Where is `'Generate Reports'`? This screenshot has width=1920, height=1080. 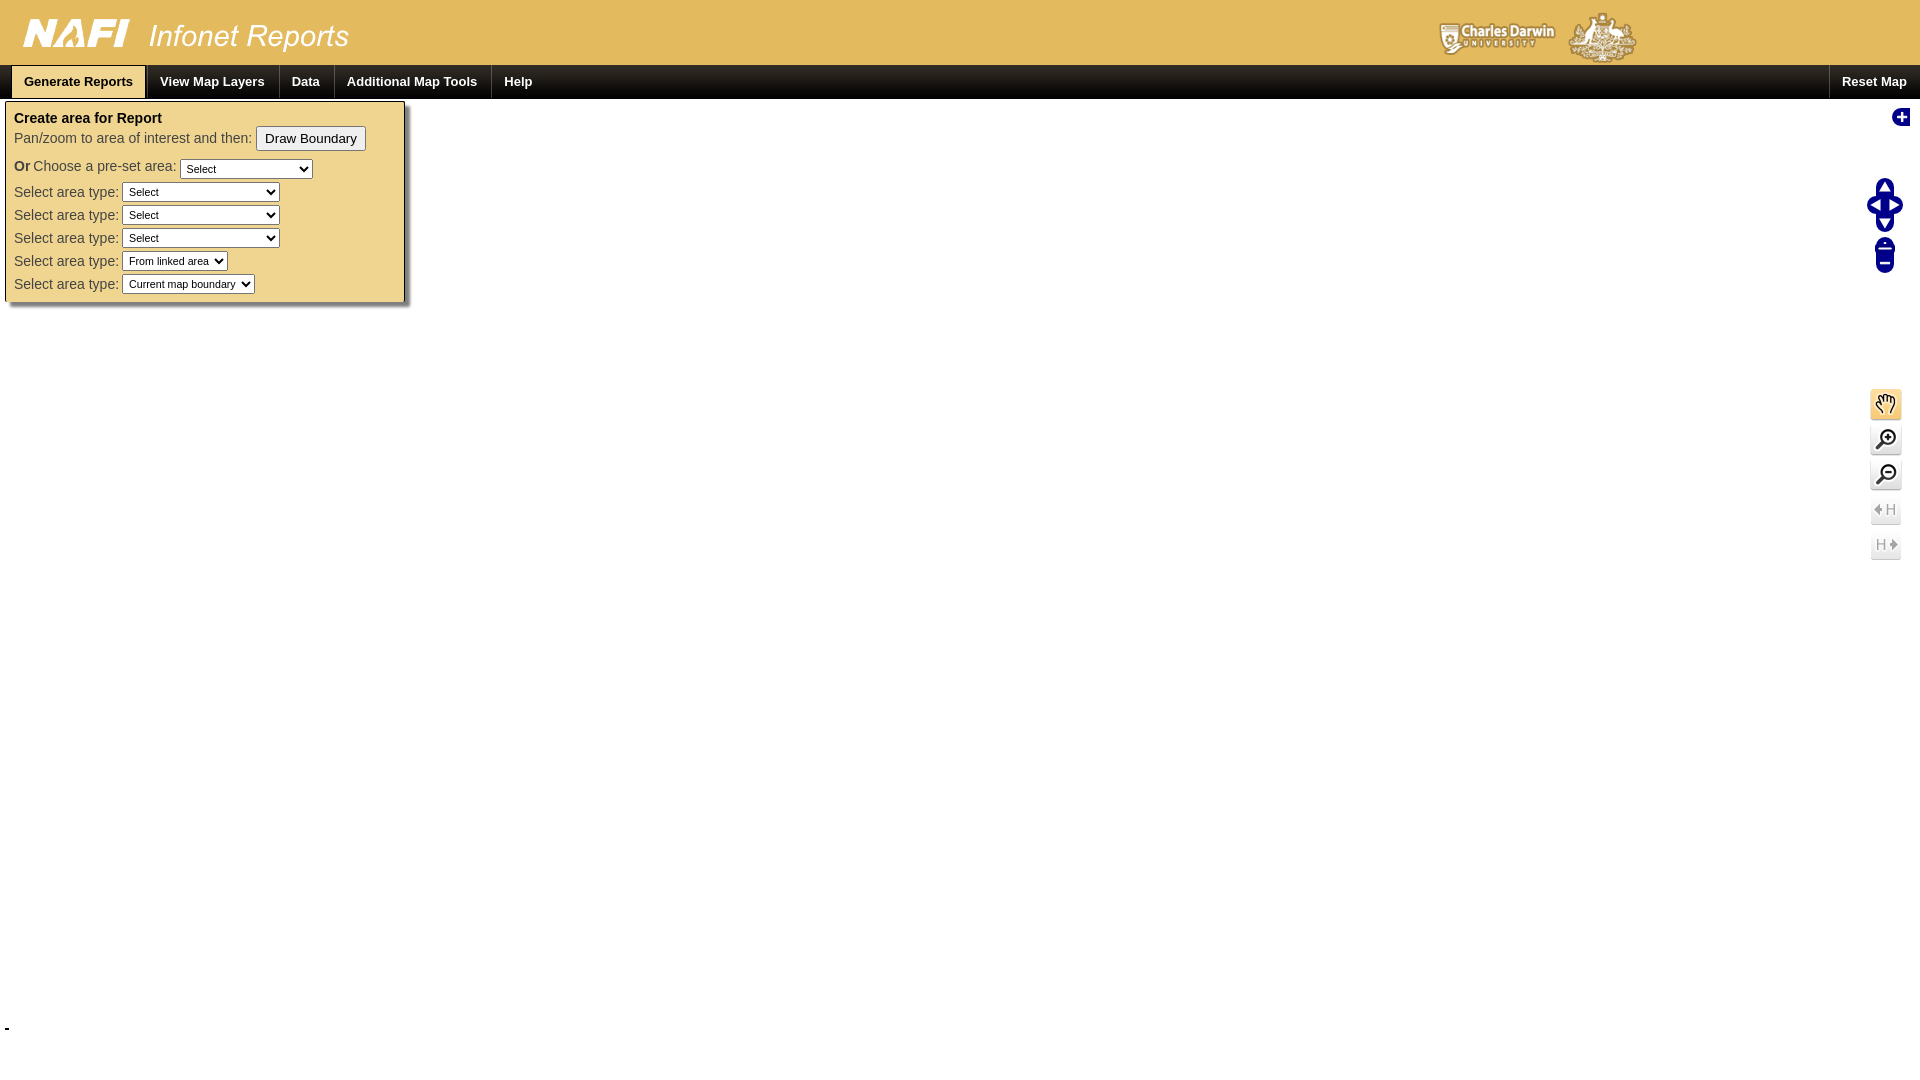
'Generate Reports' is located at coordinates (10, 80).